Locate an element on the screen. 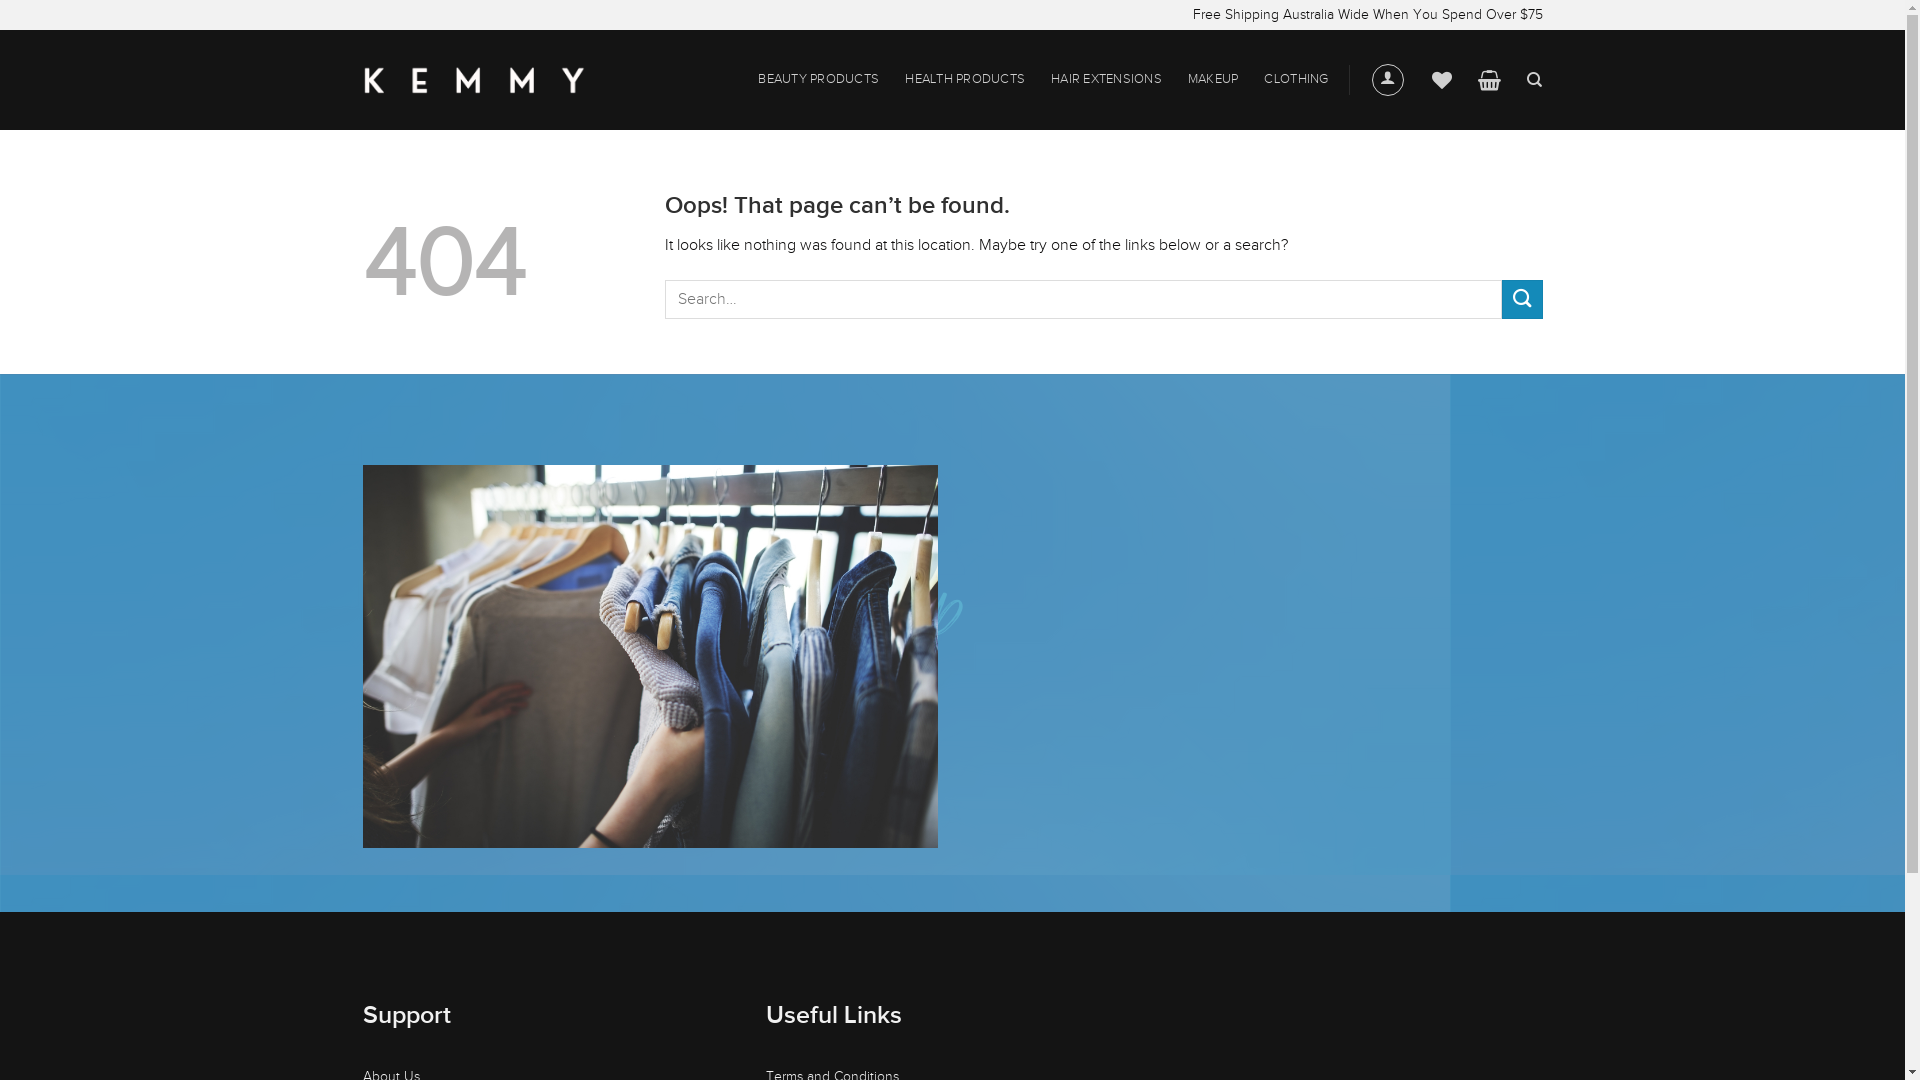  'MAKEUP' is located at coordinates (1212, 79).